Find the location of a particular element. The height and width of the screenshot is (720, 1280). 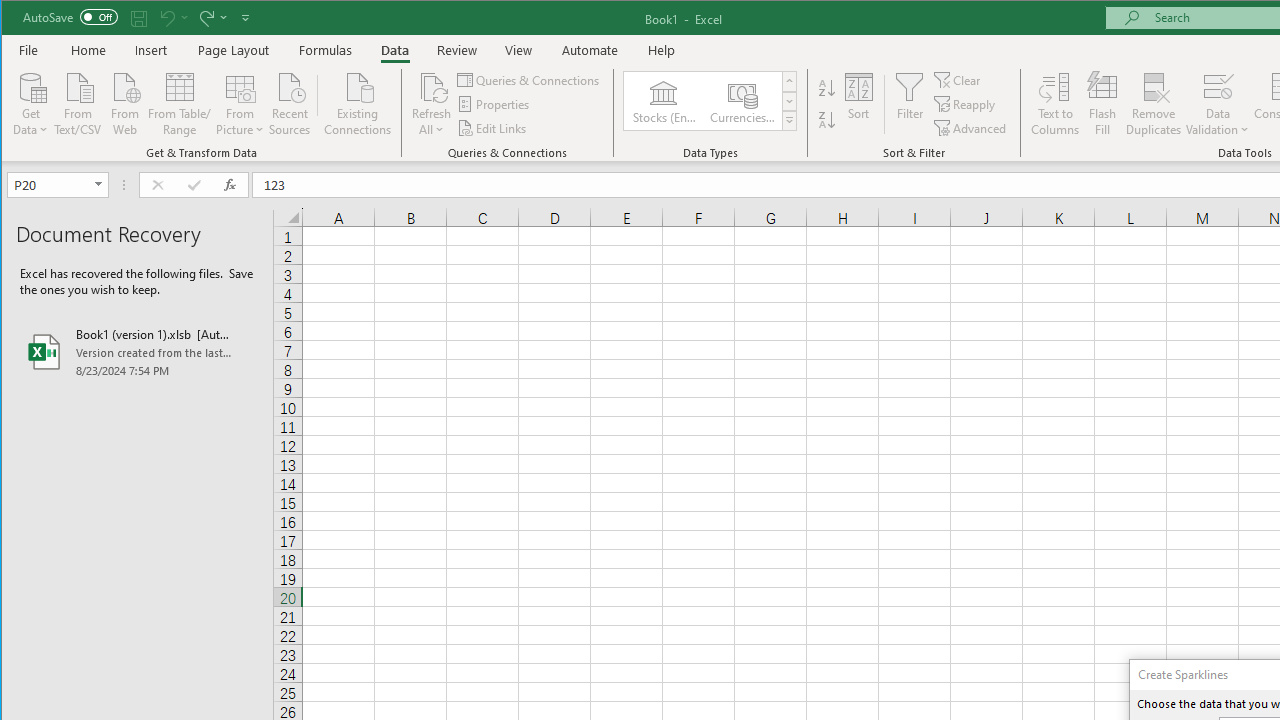

'Filter' is located at coordinates (909, 104).